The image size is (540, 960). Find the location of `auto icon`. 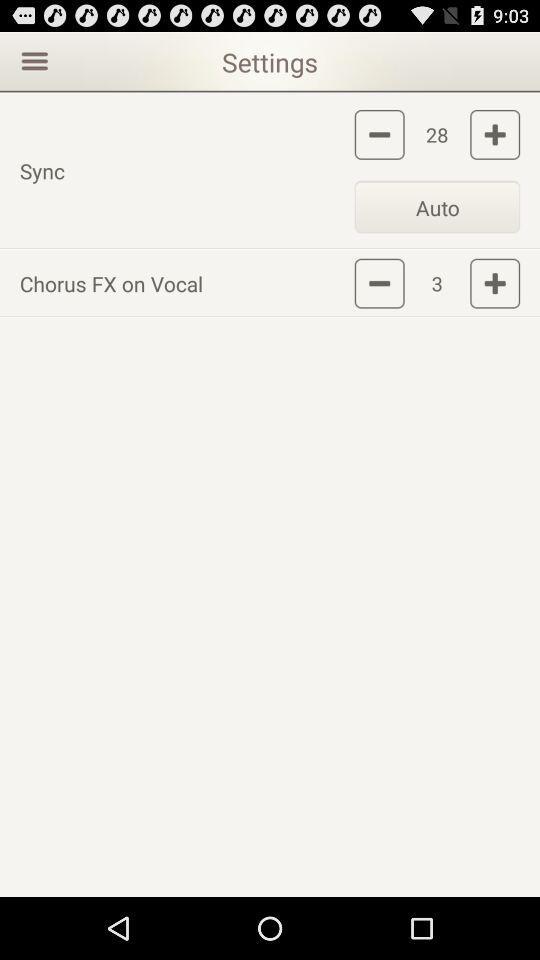

auto icon is located at coordinates (436, 206).